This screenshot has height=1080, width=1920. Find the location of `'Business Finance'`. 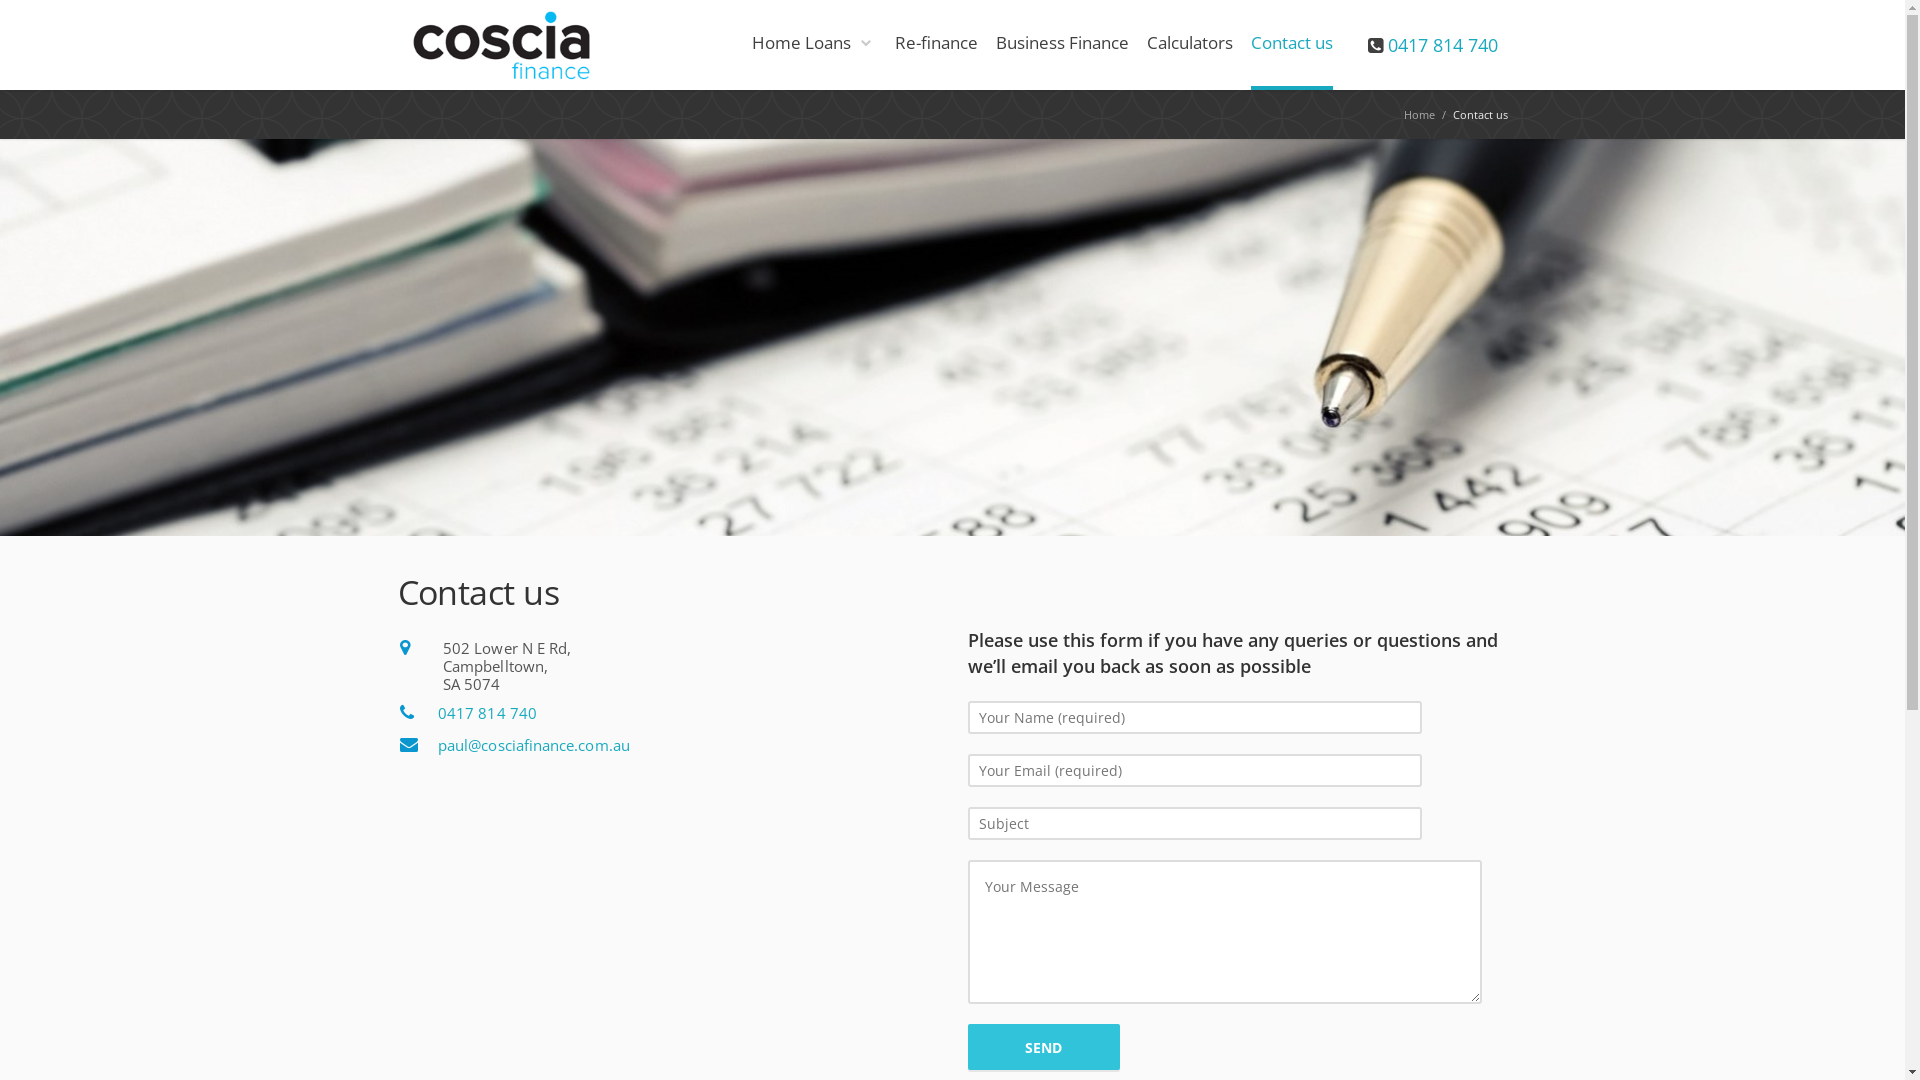

'Business Finance' is located at coordinates (996, 45).